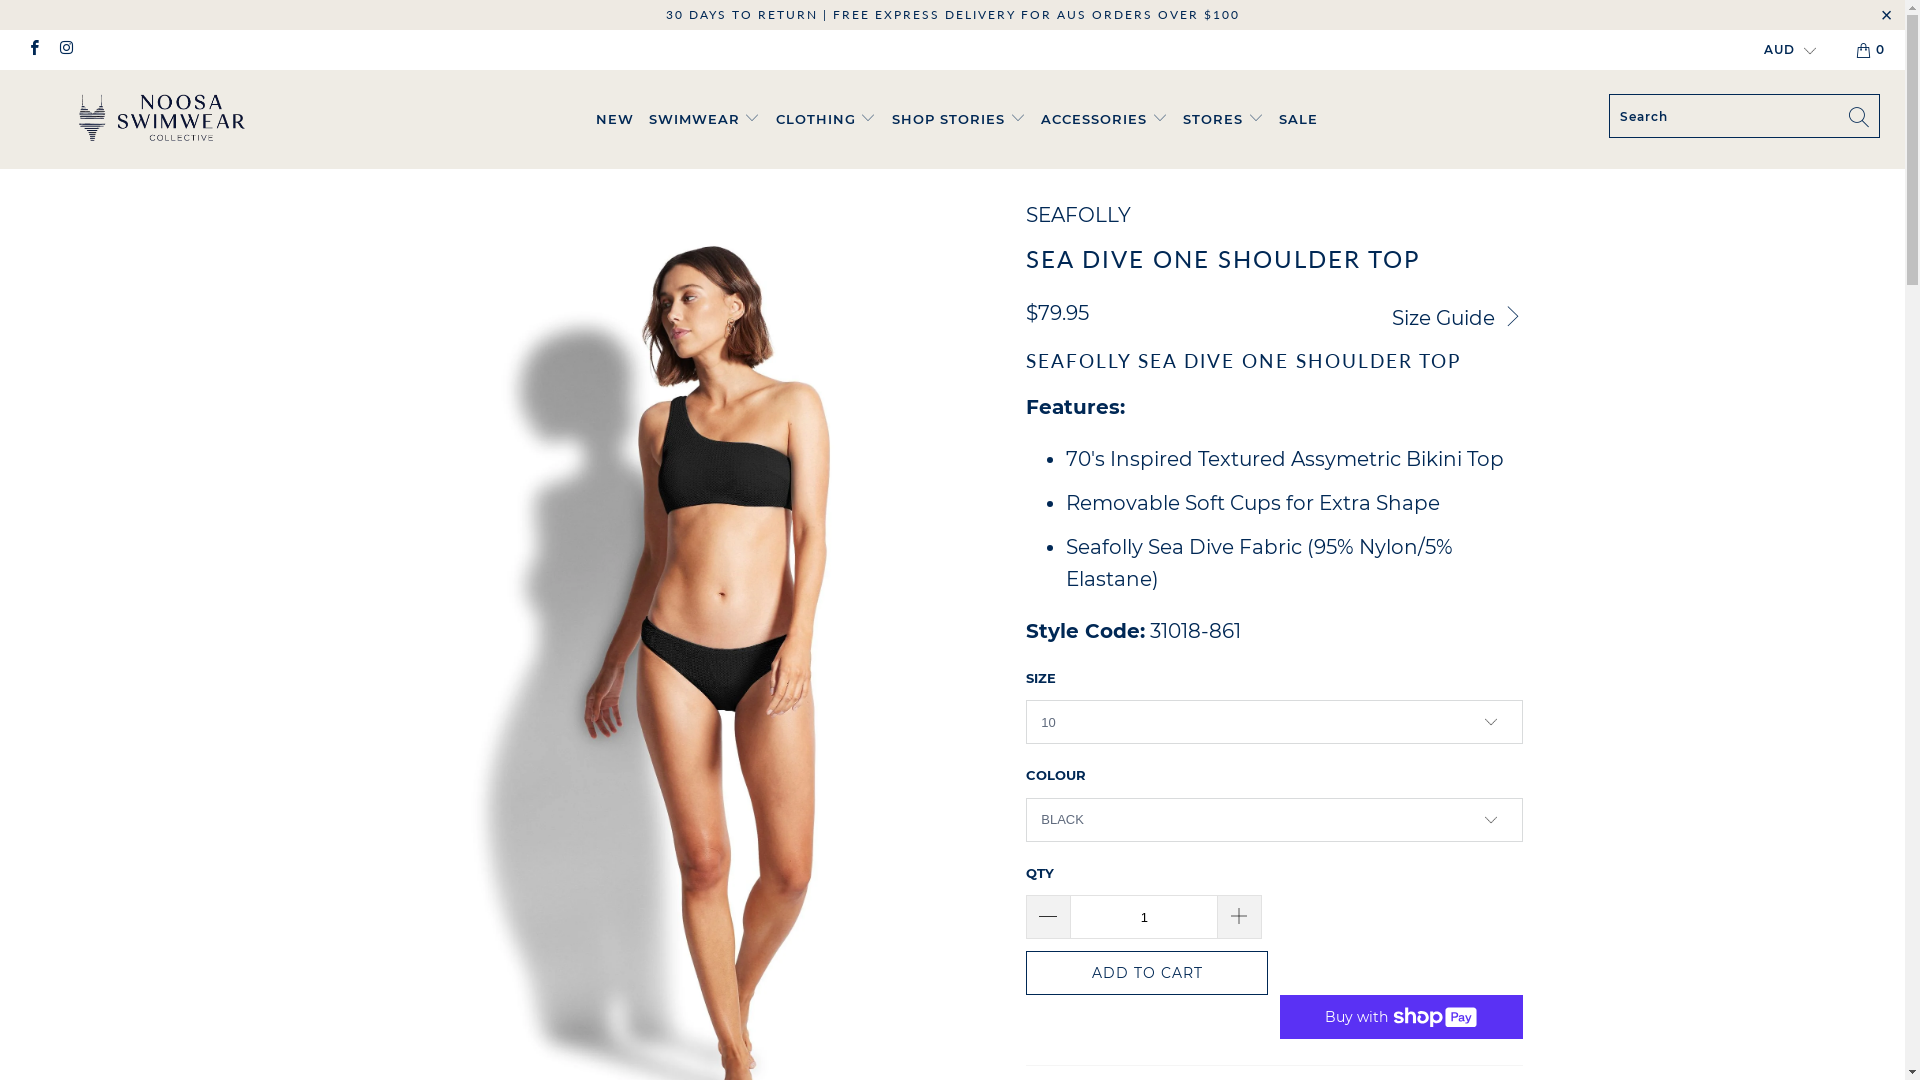 The width and height of the screenshot is (1920, 1080). I want to click on 'ACCESSORIES', so click(1103, 119).